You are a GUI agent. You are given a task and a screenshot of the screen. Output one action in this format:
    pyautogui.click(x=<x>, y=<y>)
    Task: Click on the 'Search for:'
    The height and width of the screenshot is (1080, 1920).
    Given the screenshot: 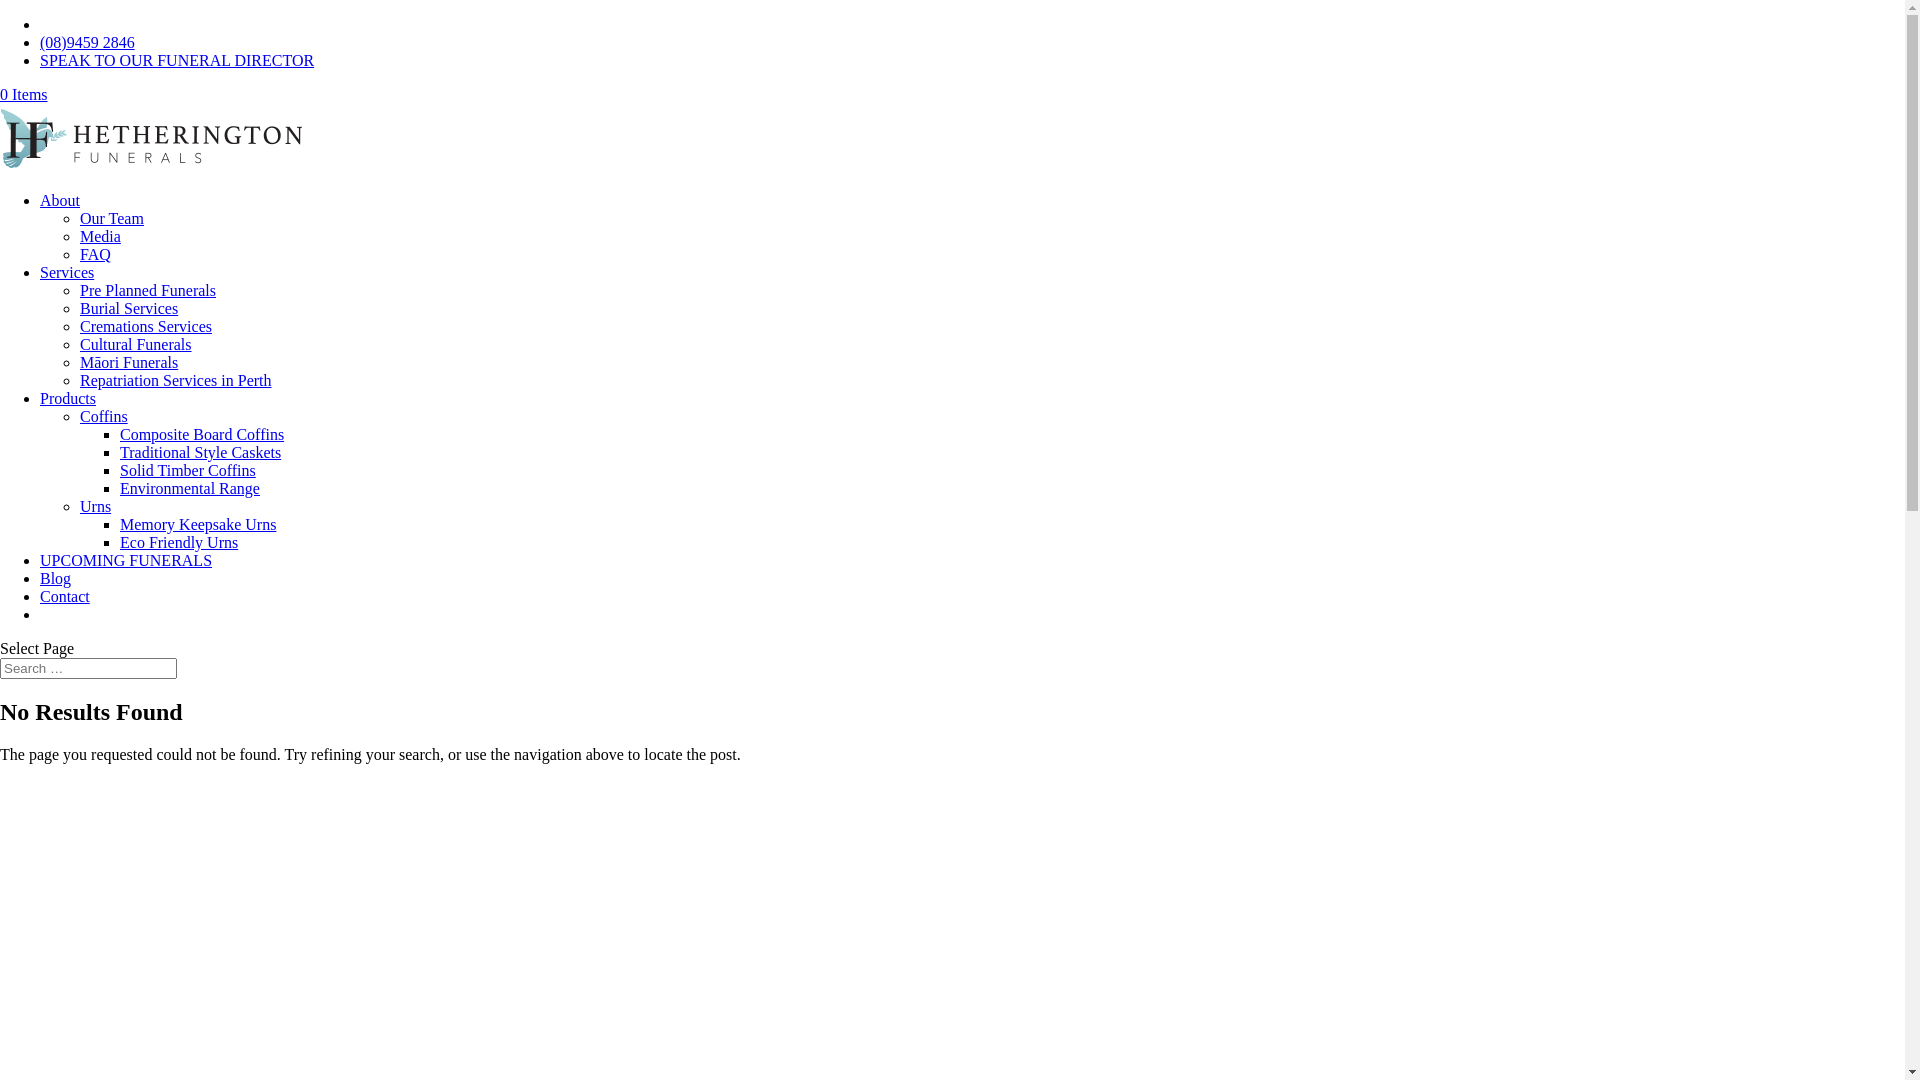 What is the action you would take?
    pyautogui.click(x=87, y=668)
    